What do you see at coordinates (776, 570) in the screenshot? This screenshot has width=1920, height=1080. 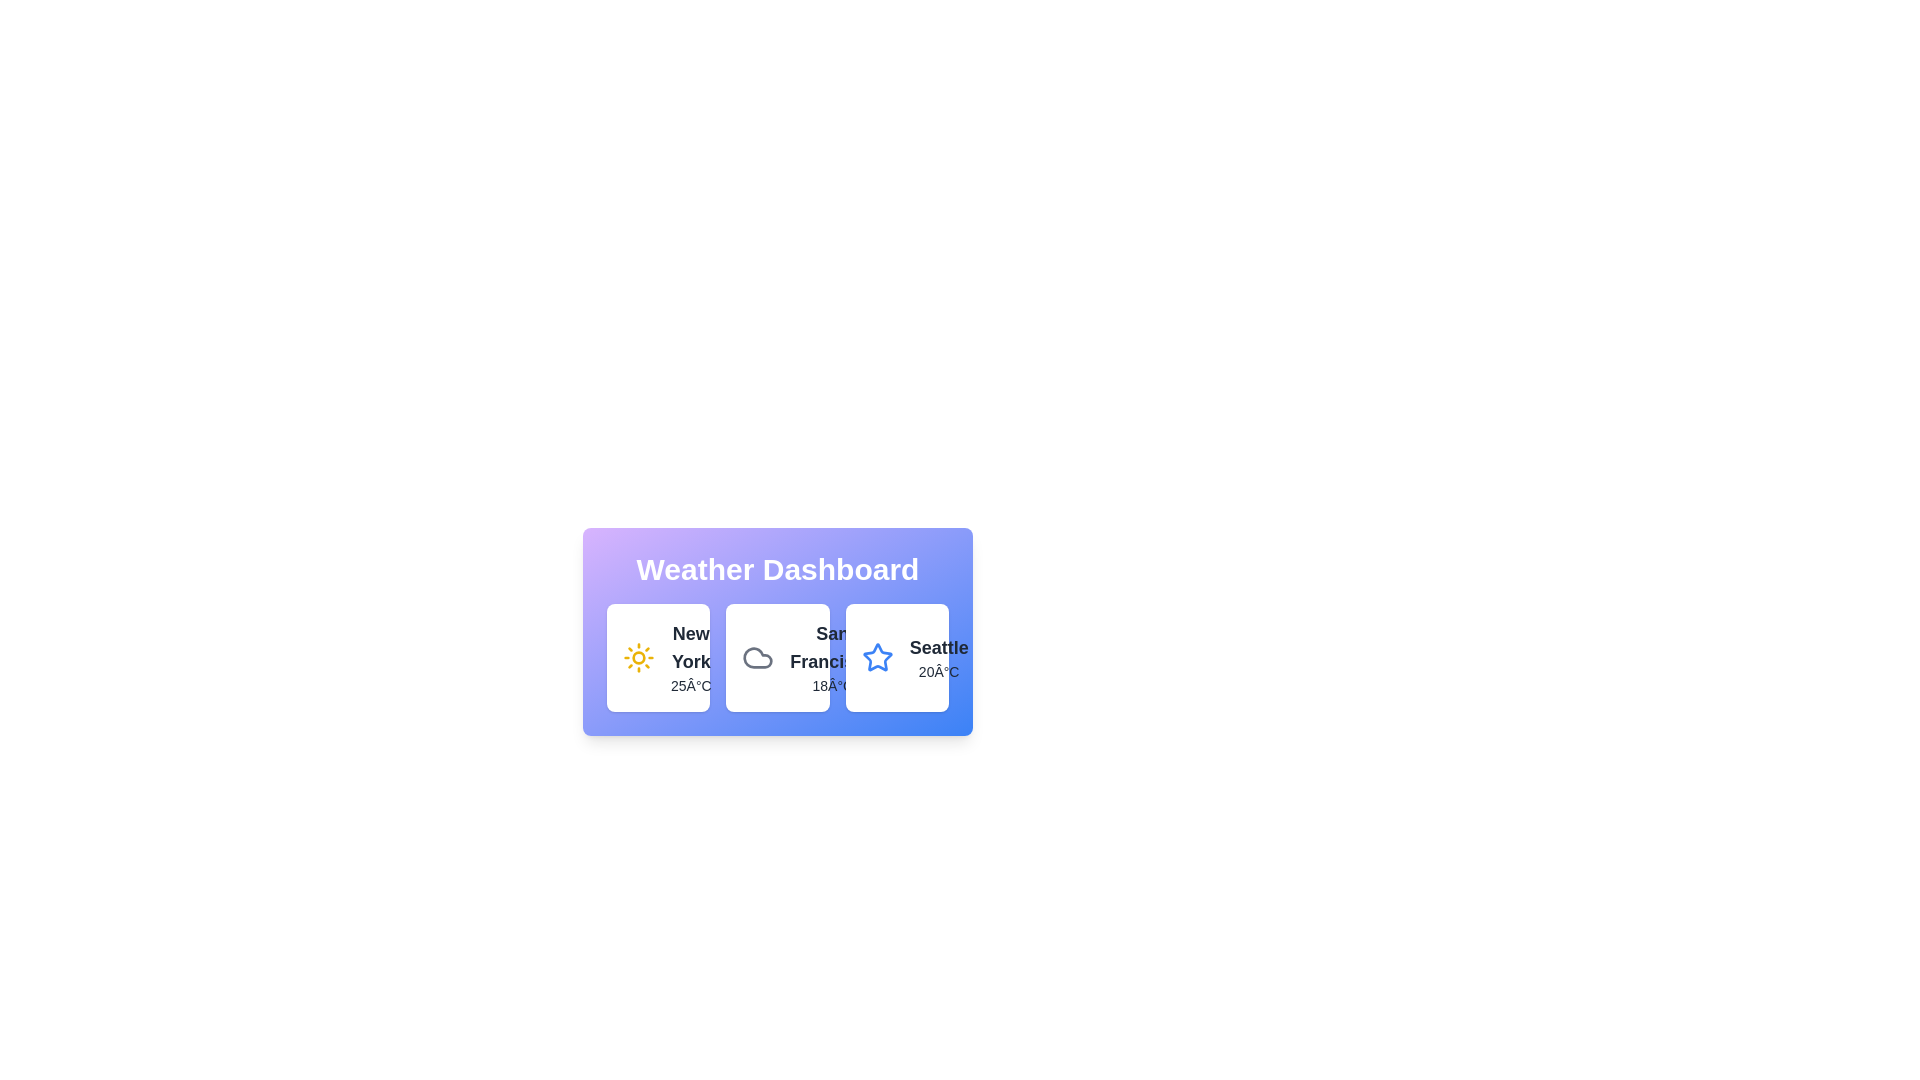 I see `the static text header at the top of the dashboard card that spans horizontally and is centrally aligned above the weather information grid` at bounding box center [776, 570].